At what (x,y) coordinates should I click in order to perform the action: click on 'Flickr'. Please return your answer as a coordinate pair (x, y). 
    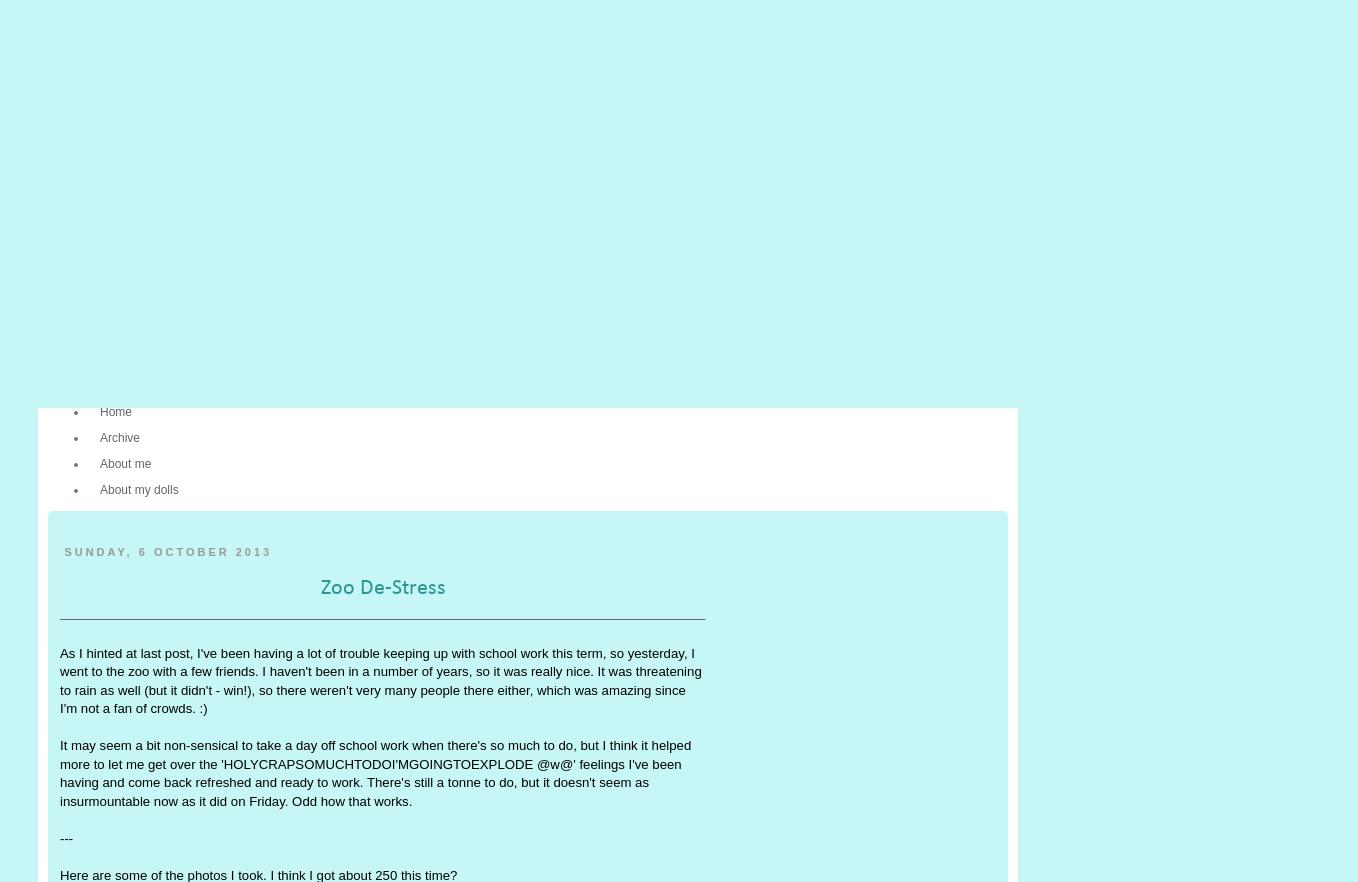
    Looking at the image, I should click on (325, 353).